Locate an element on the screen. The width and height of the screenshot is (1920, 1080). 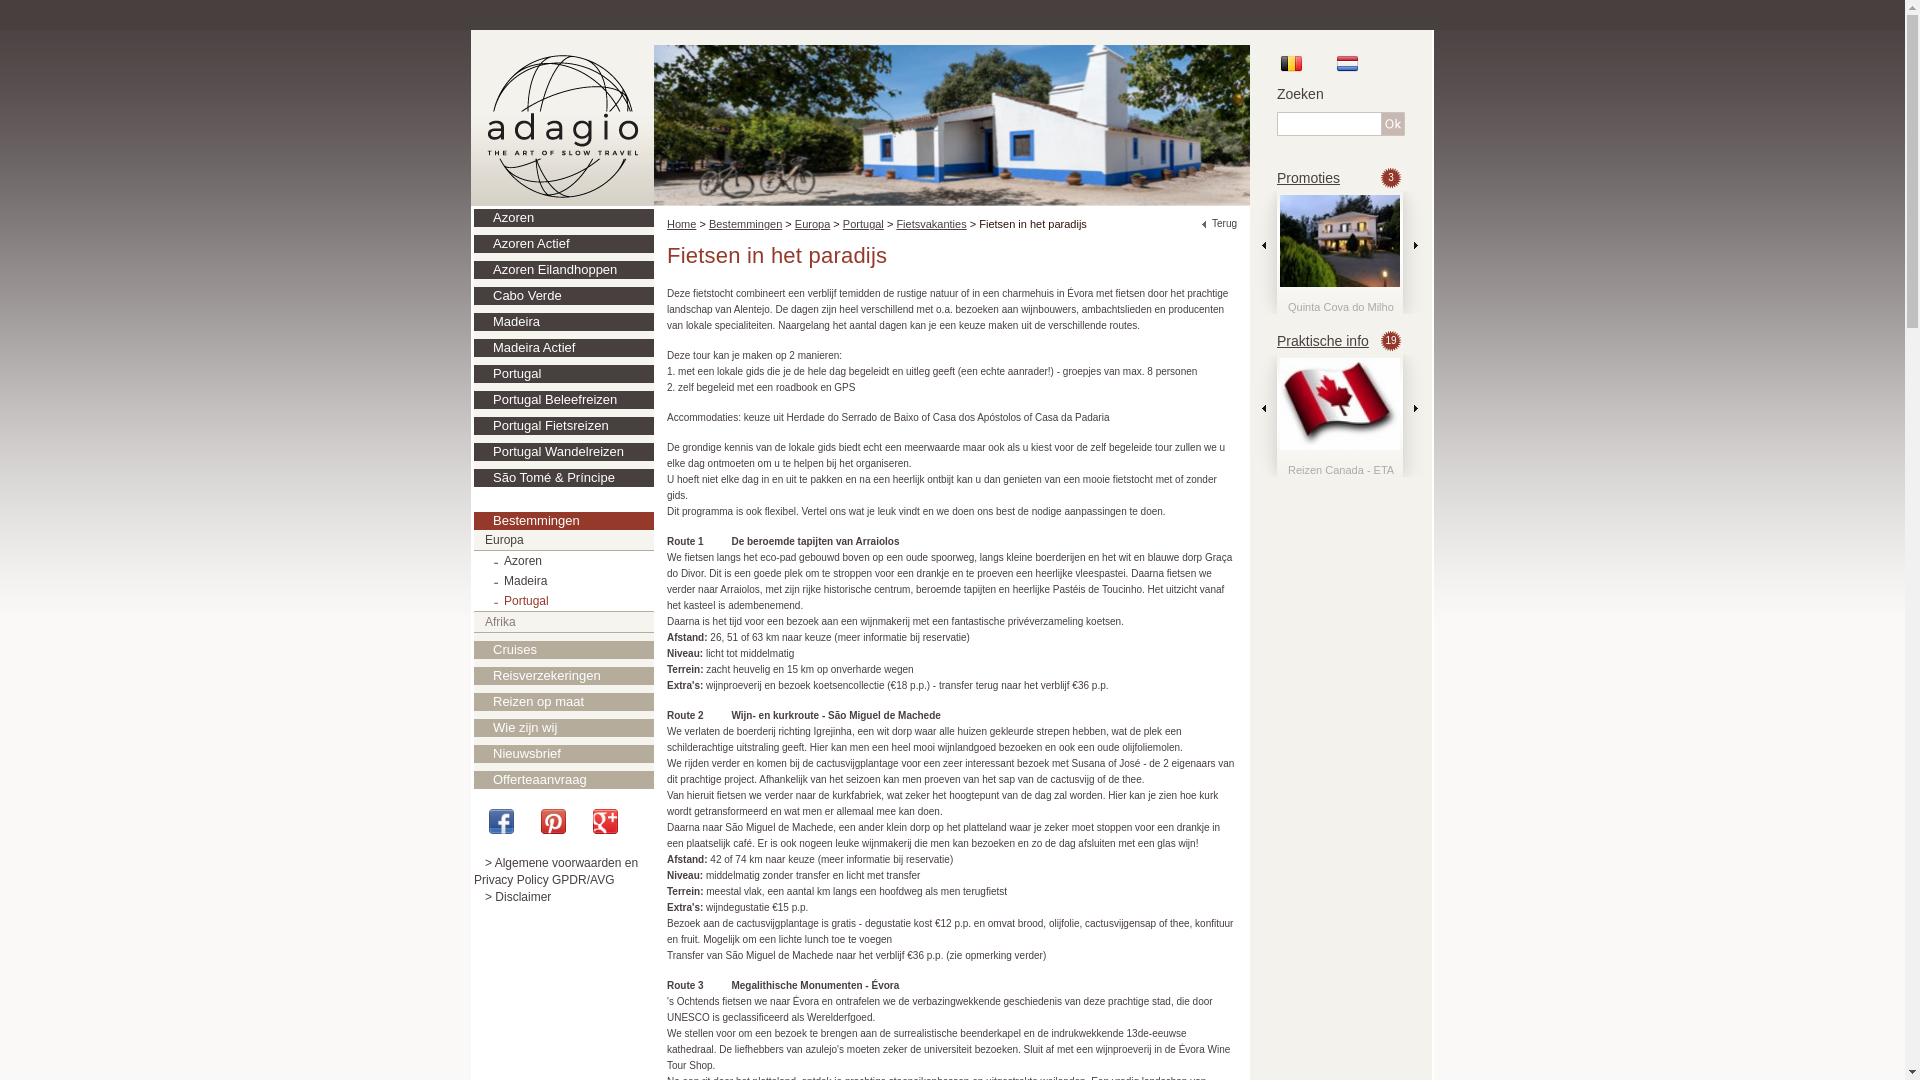
'Azoren Eilandhoppen' is located at coordinates (563, 270).